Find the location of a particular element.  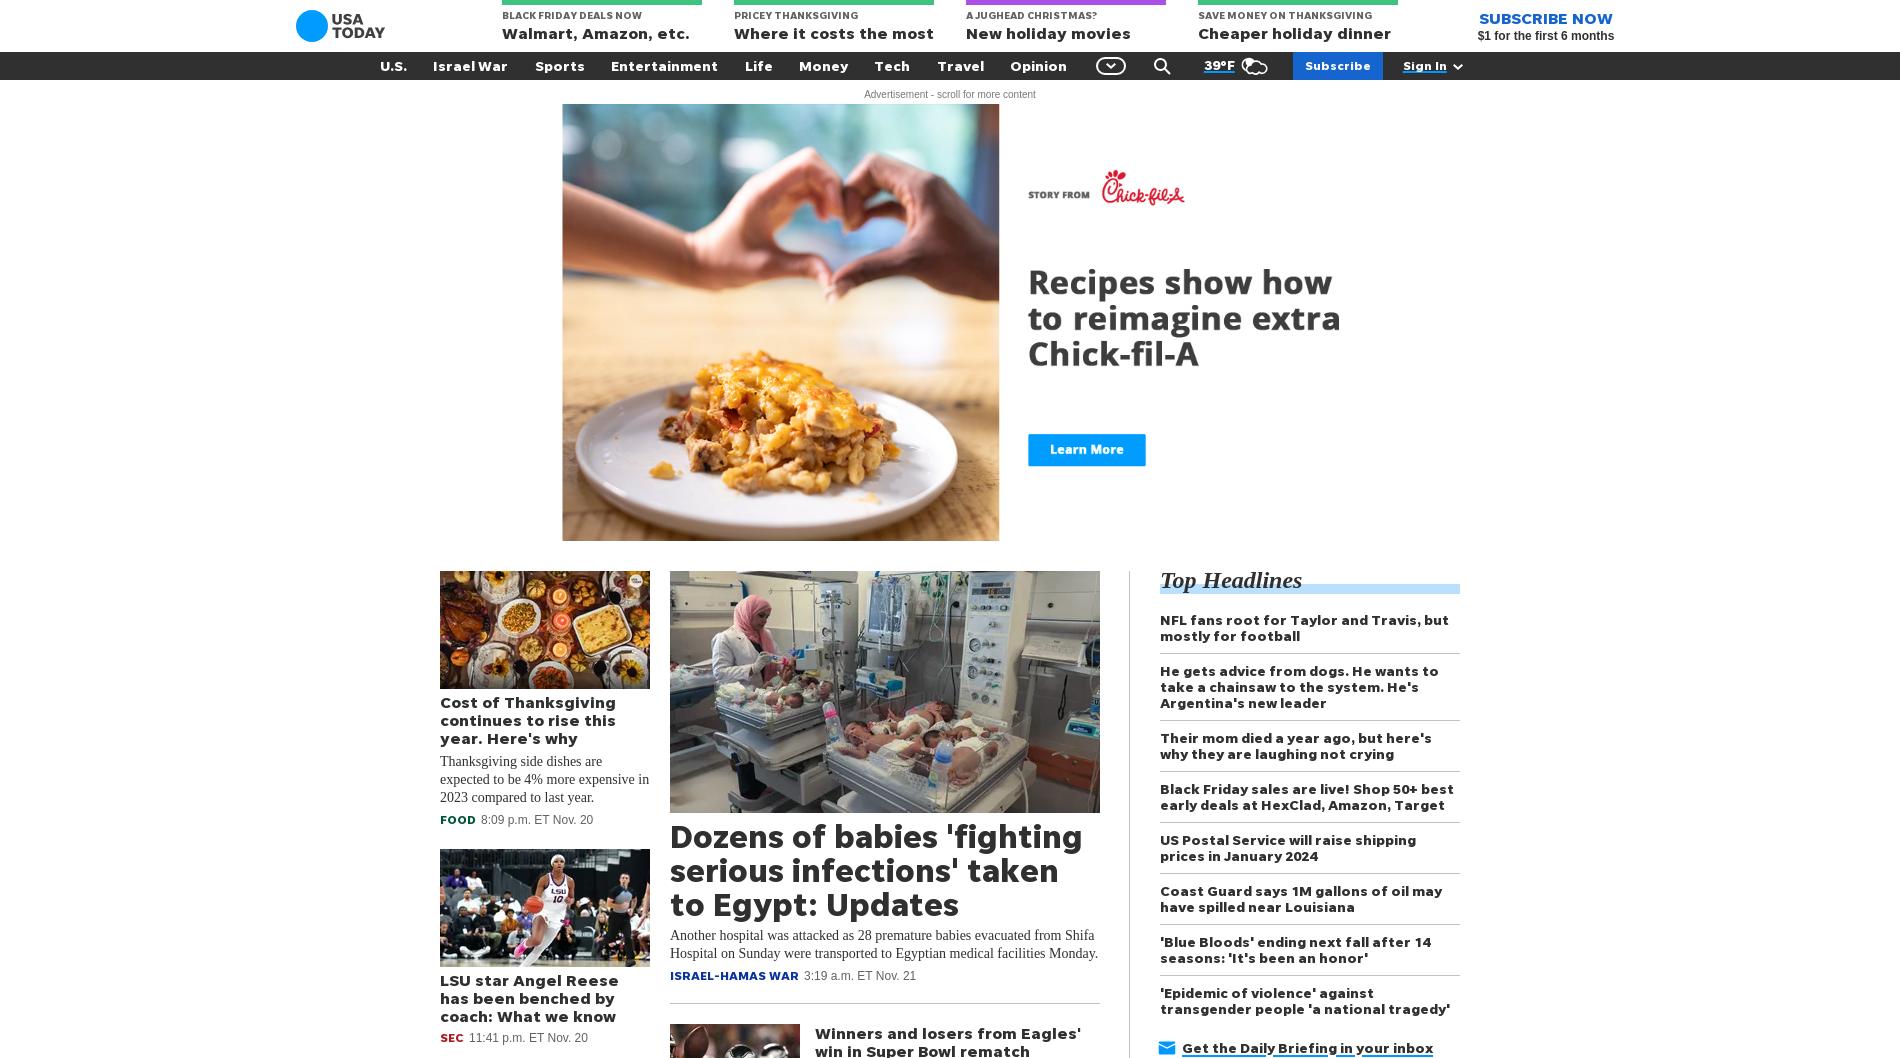

'Their mom died a year ago, but here's why they are laughing not crying' is located at coordinates (1294, 745).